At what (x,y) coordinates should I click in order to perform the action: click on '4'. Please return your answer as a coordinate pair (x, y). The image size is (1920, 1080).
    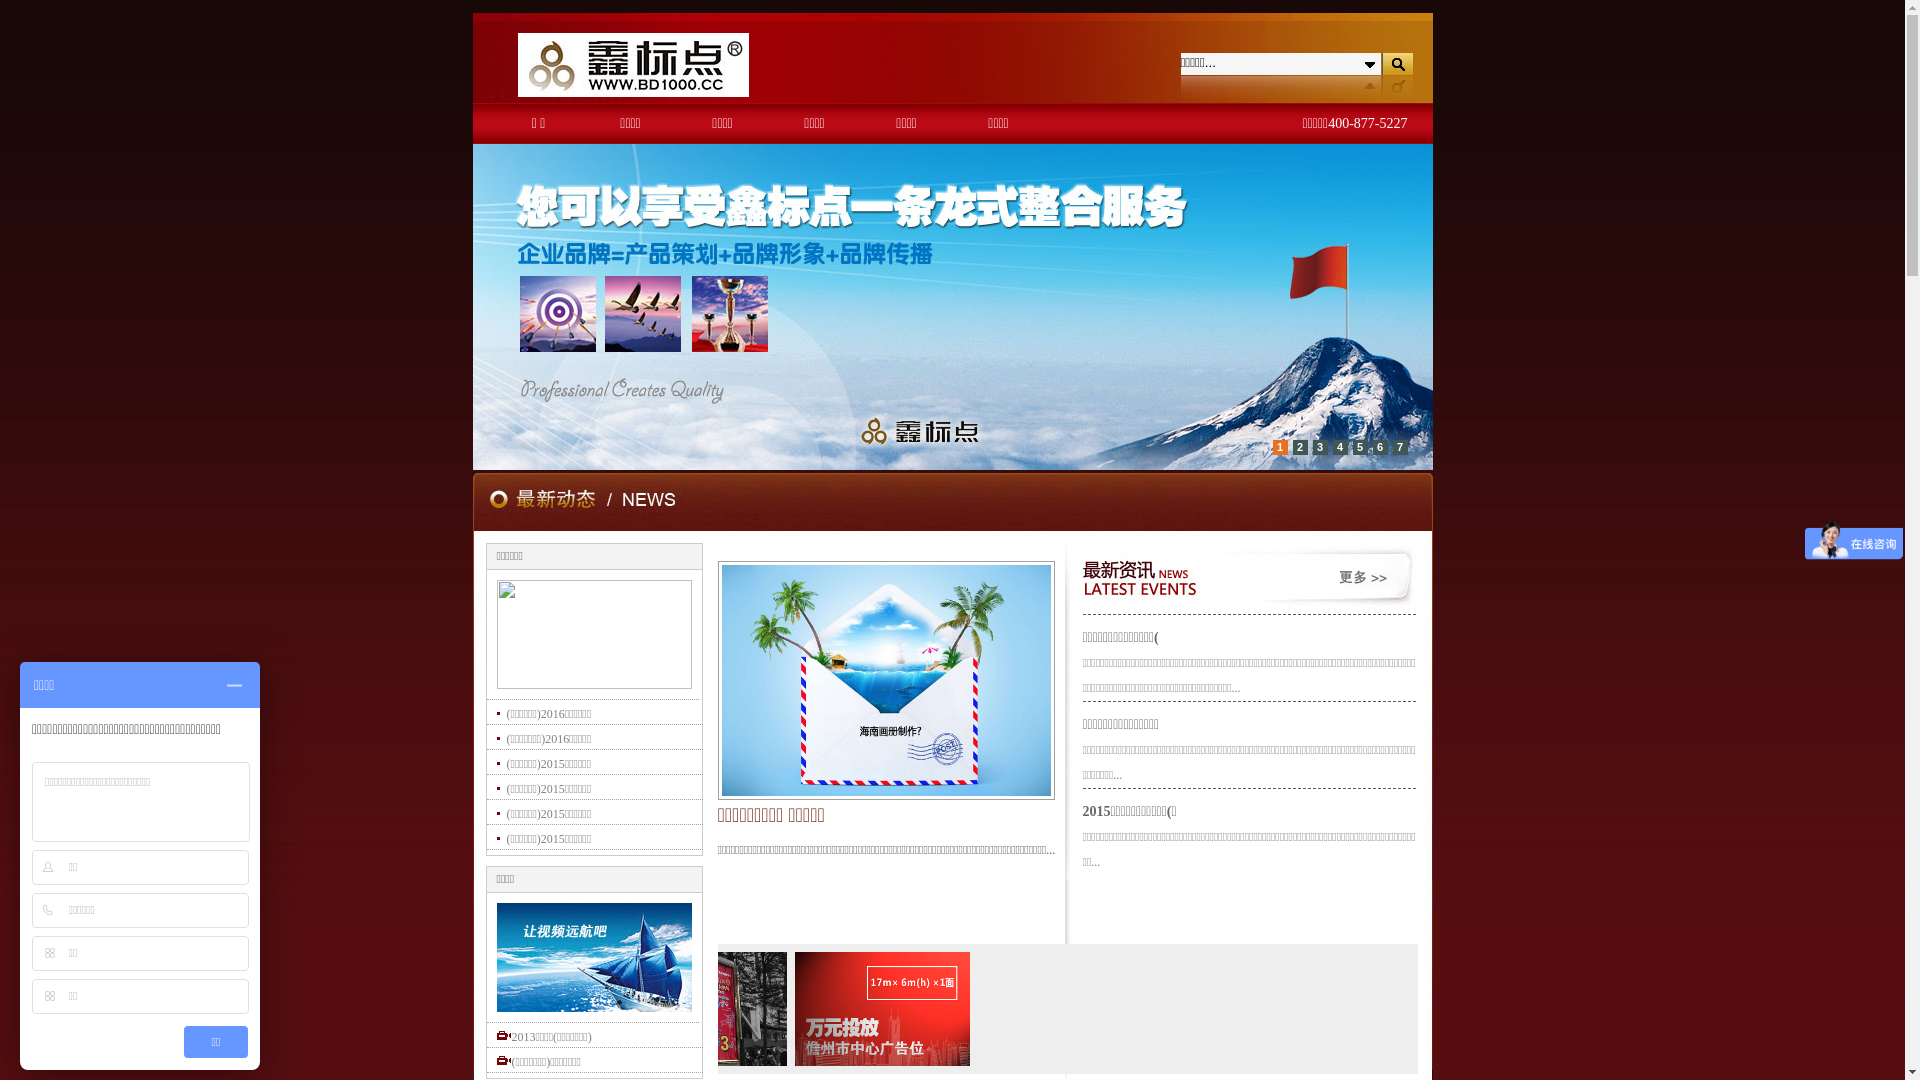
    Looking at the image, I should click on (1339, 446).